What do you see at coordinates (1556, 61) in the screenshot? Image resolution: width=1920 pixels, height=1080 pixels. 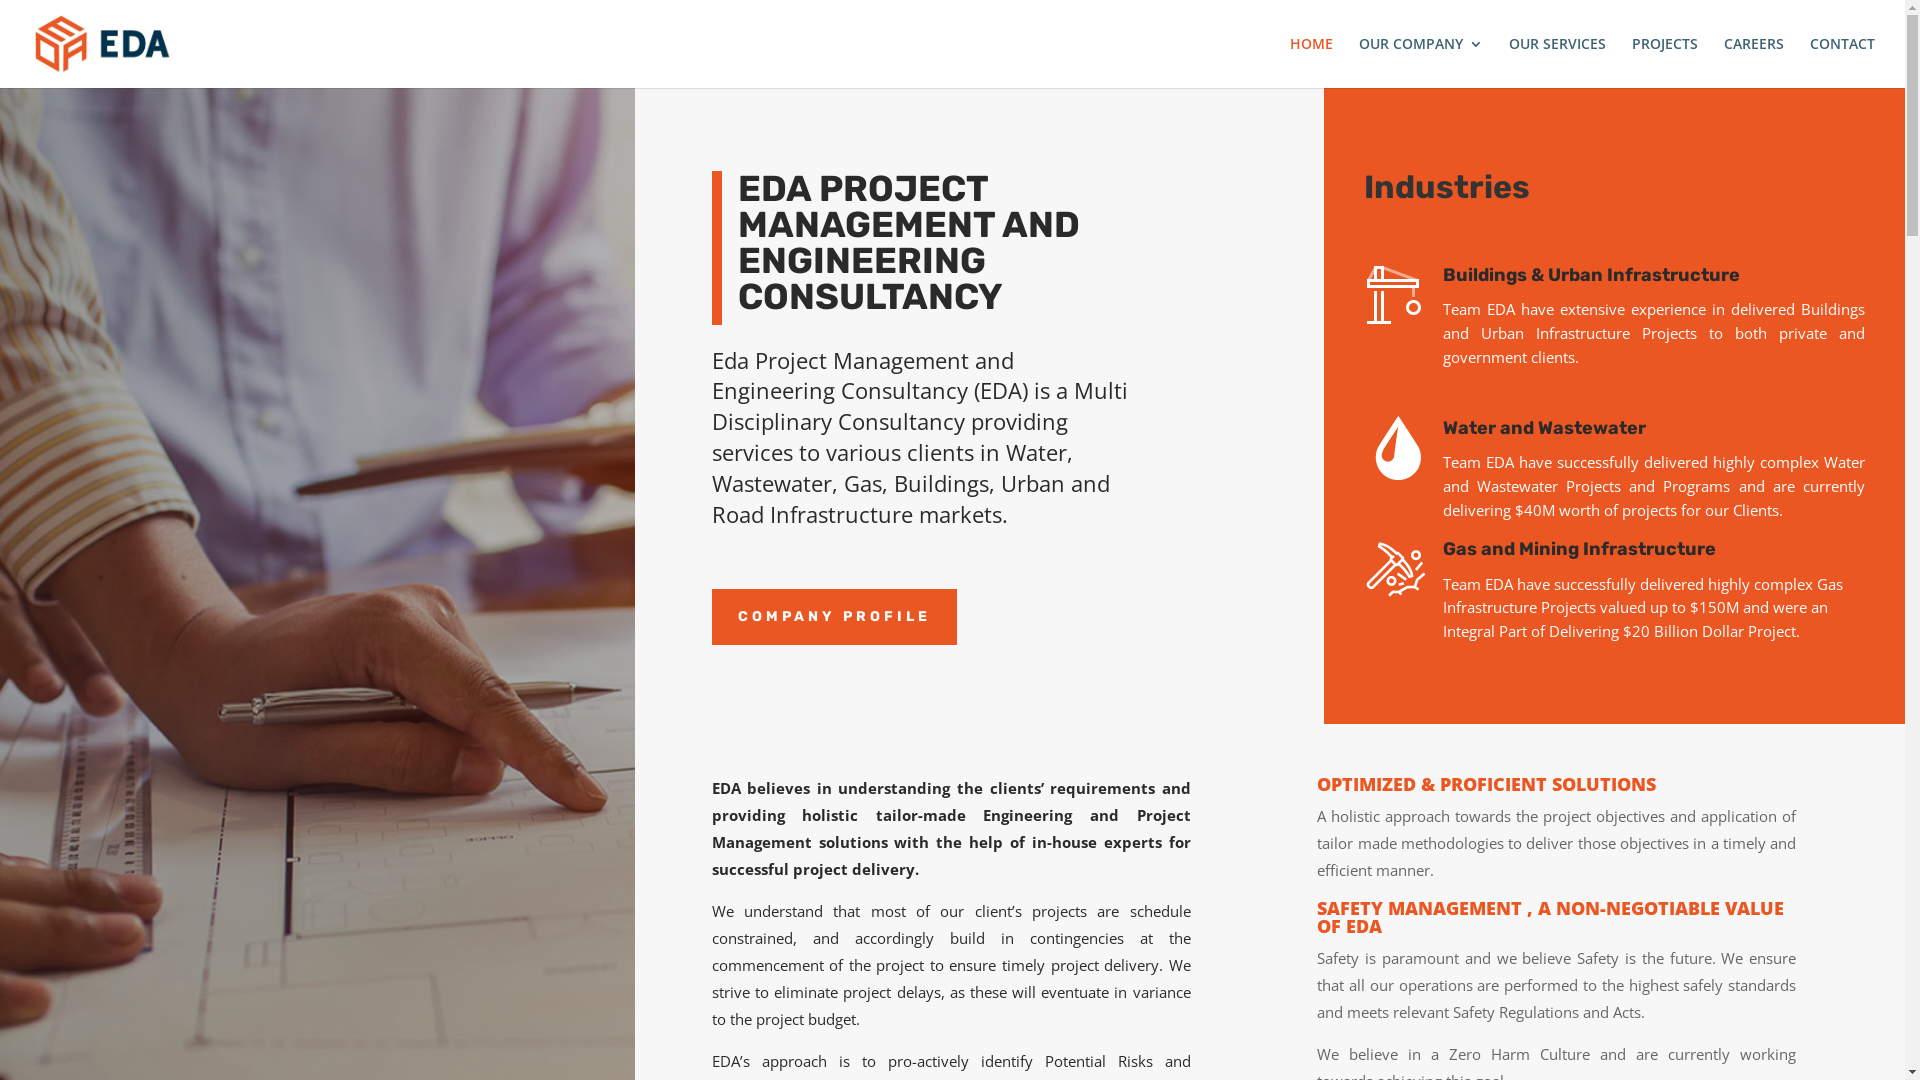 I see `'OUR SERVICES'` at bounding box center [1556, 61].